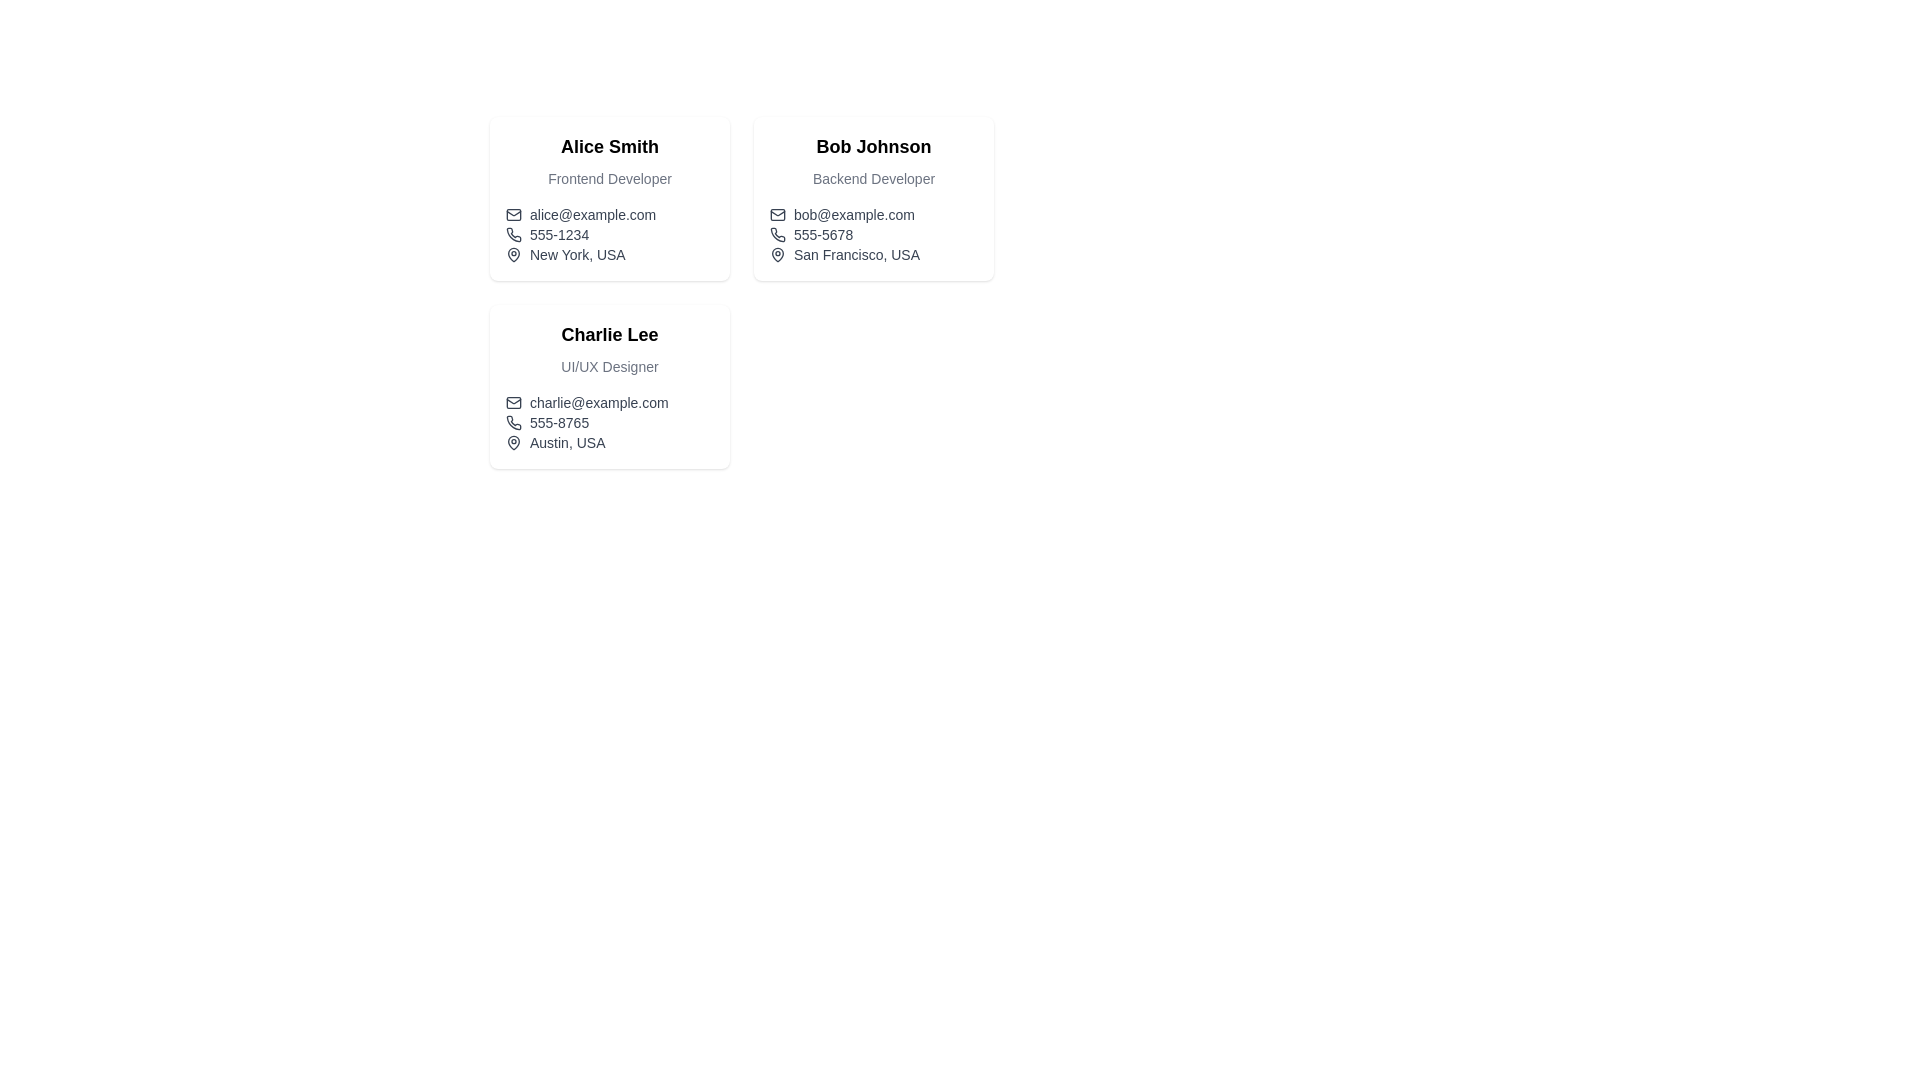  I want to click on the phone receiver icon located, so click(513, 422).